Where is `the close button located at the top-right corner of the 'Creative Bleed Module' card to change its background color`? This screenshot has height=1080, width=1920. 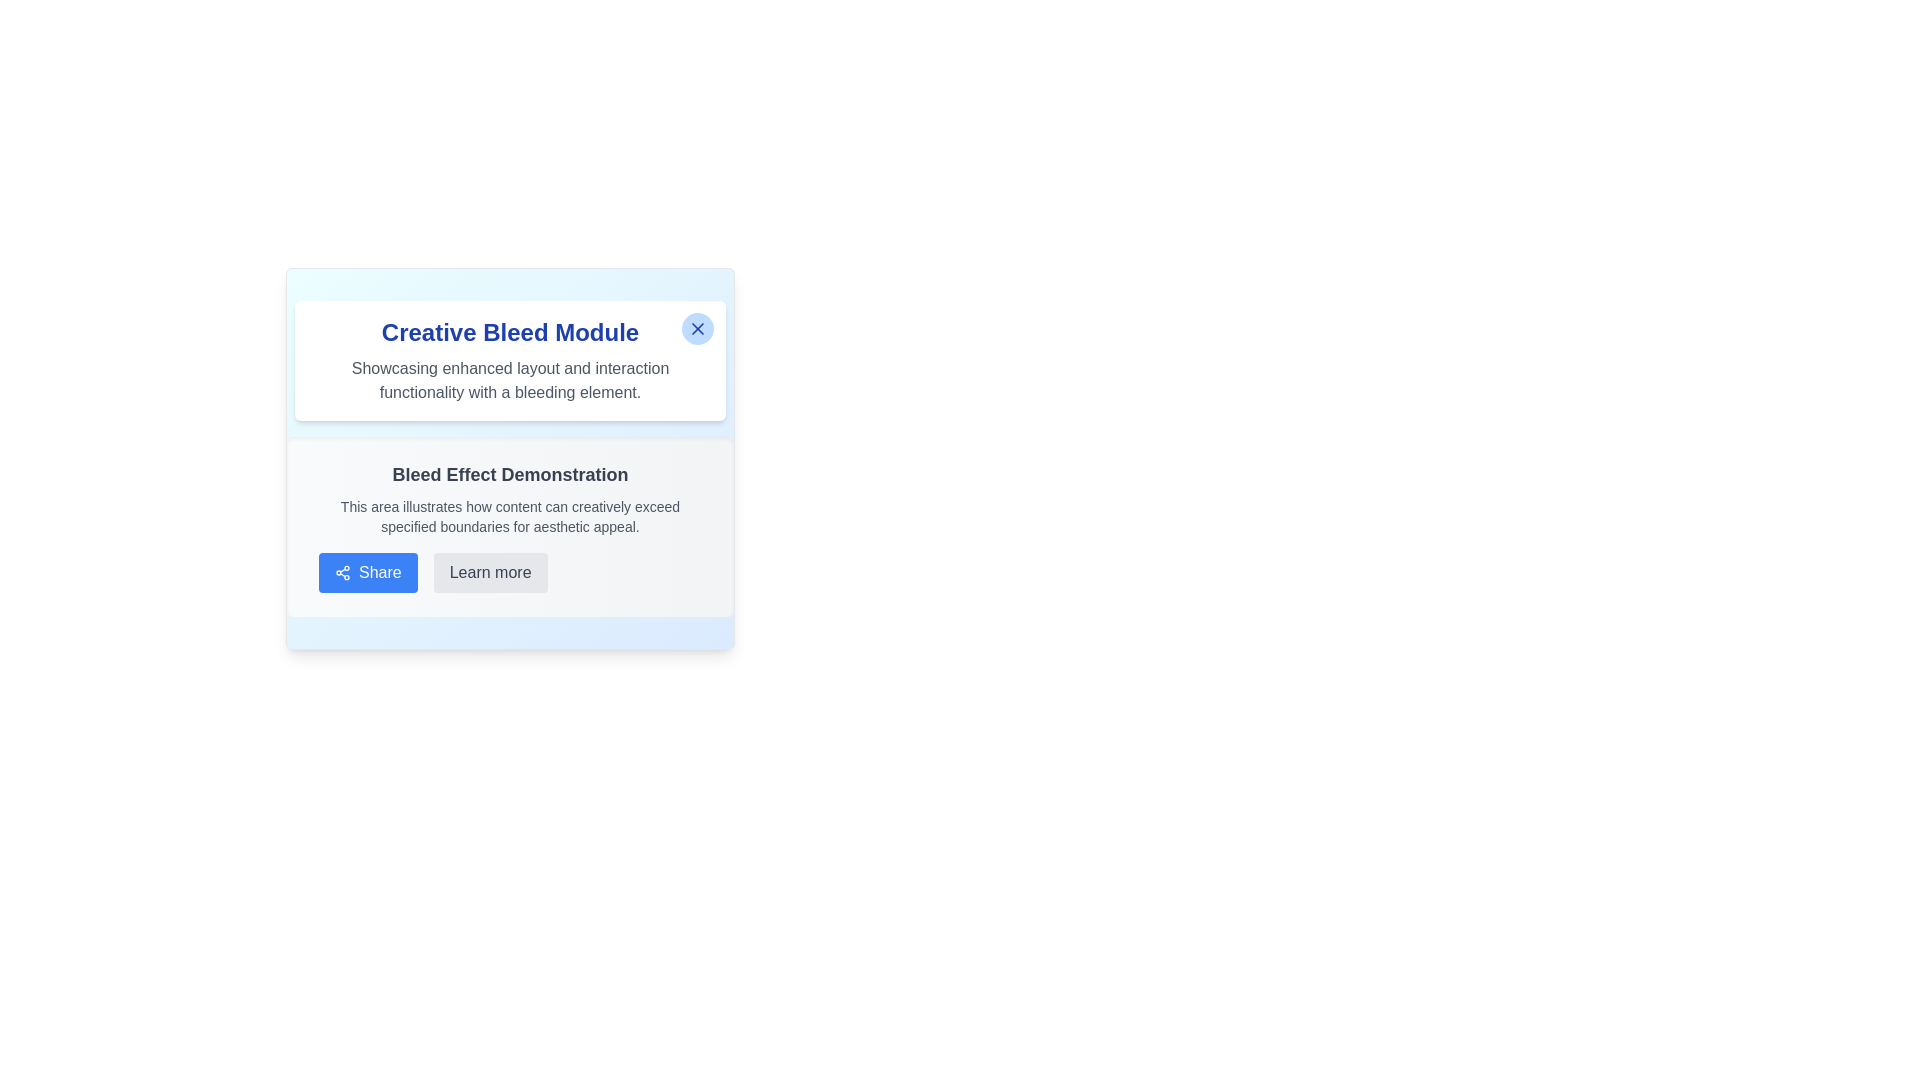 the close button located at the top-right corner of the 'Creative Bleed Module' card to change its background color is located at coordinates (697, 327).